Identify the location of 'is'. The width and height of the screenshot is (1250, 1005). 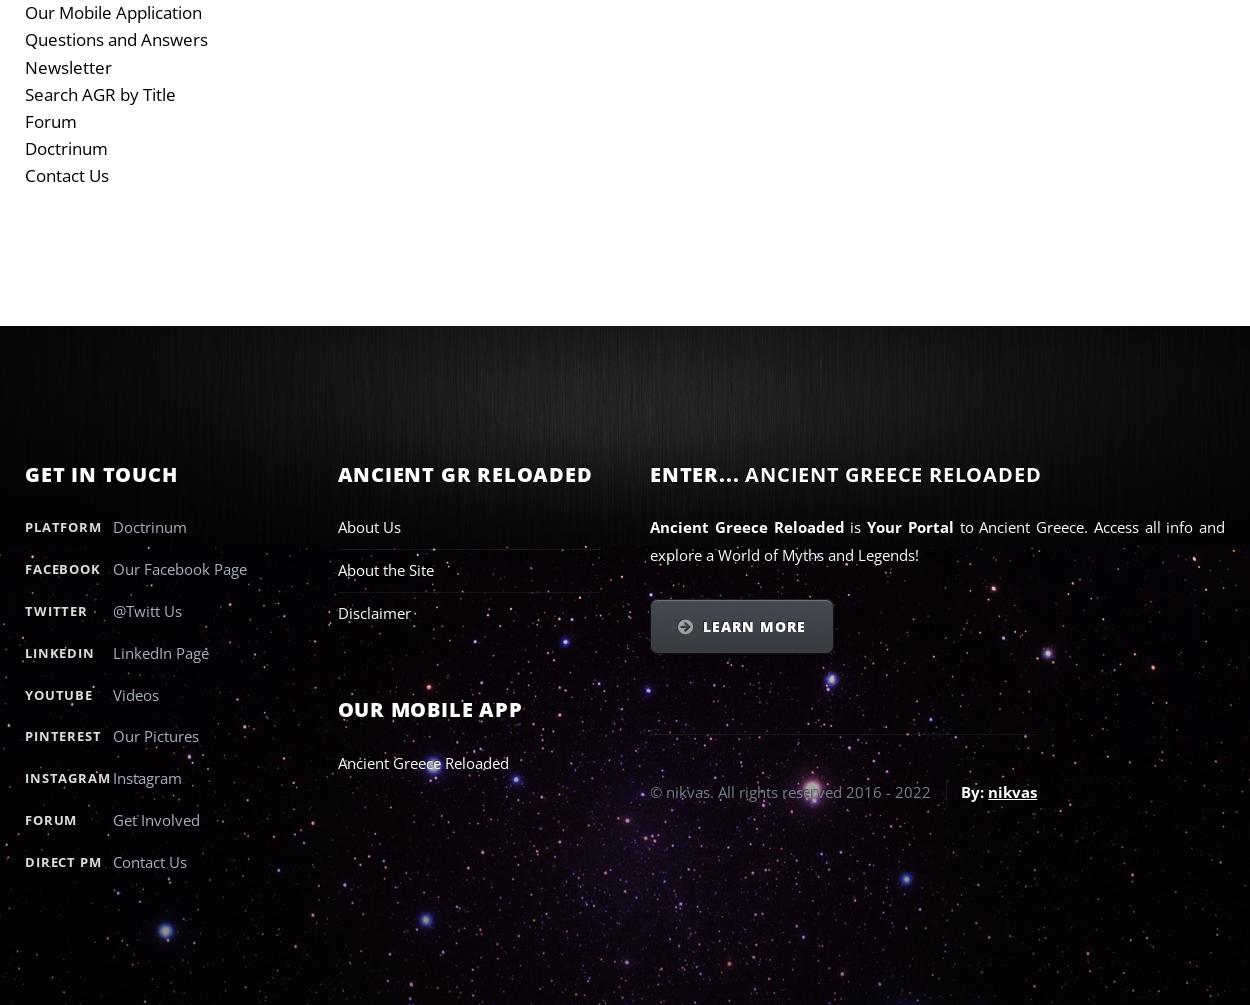
(857, 526).